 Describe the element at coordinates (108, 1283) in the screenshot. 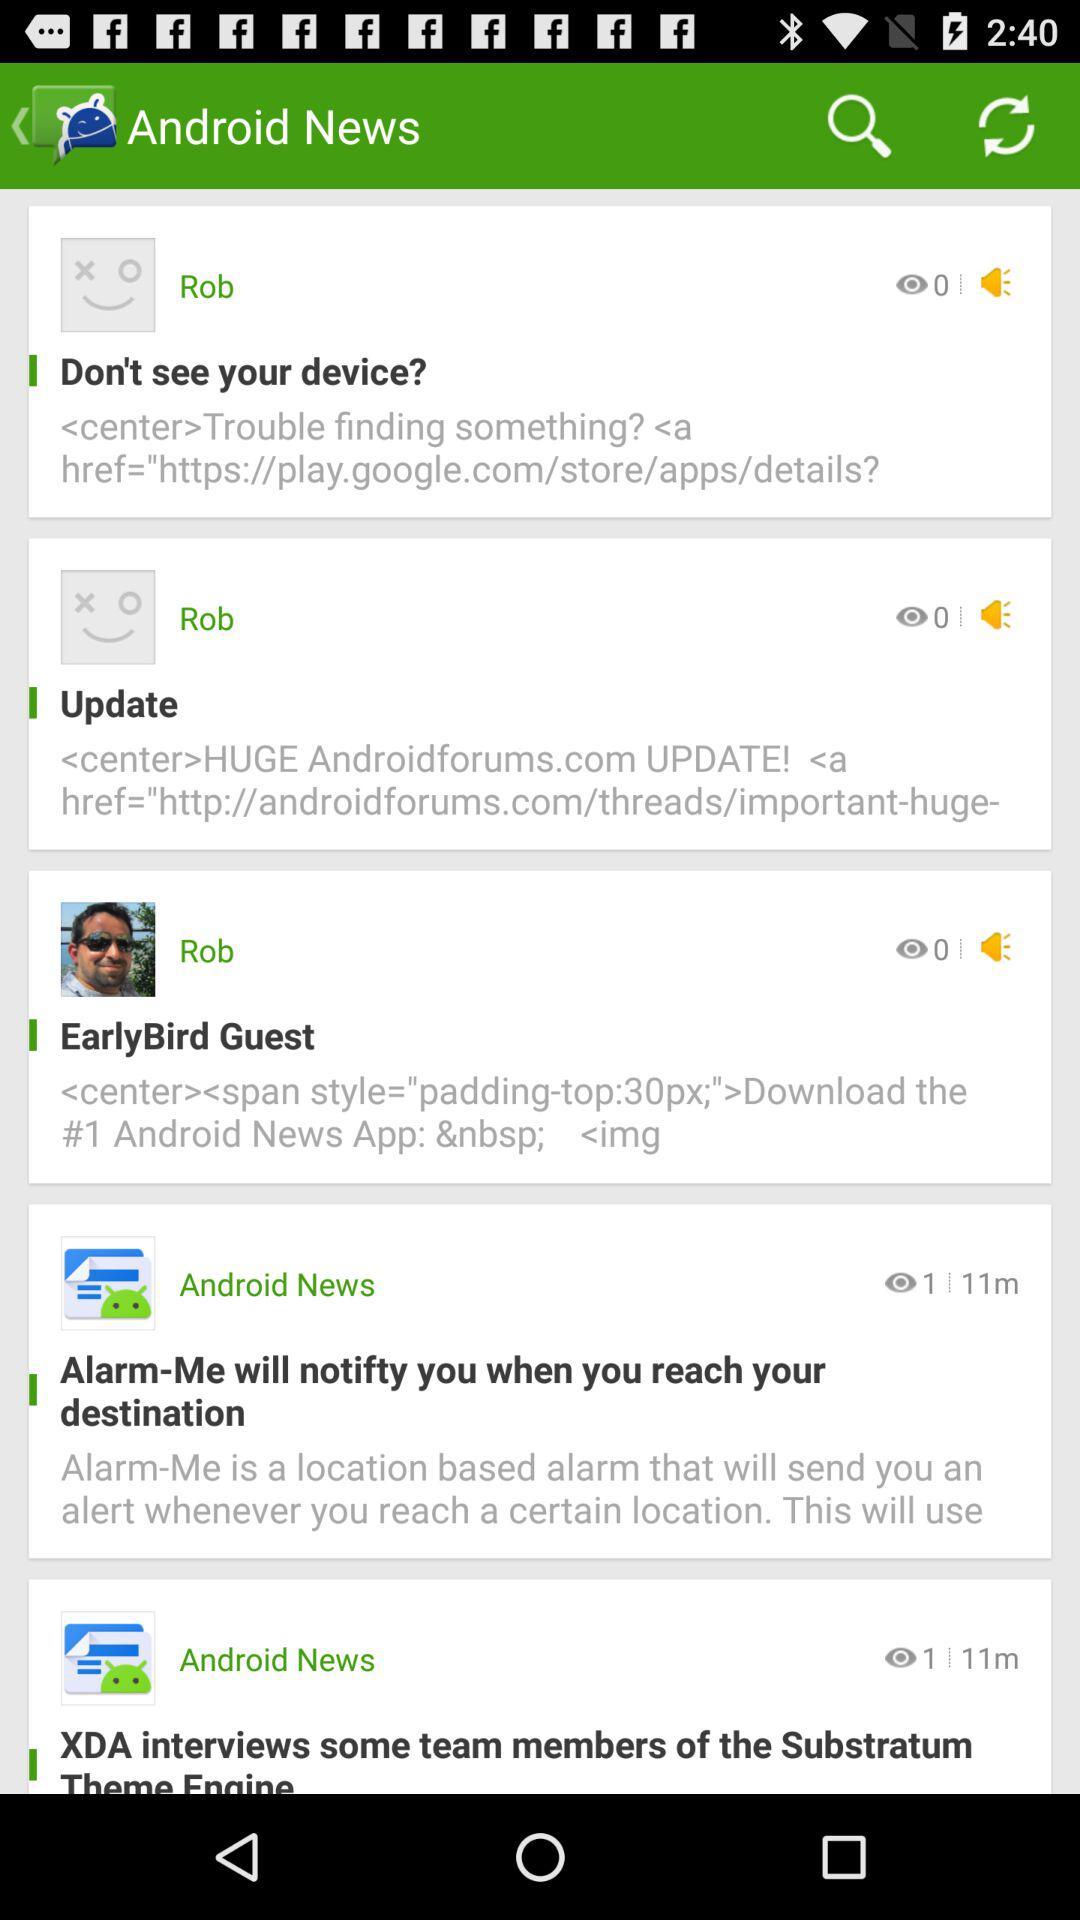

I see `the fourth icon of the page which is on the left side` at that location.